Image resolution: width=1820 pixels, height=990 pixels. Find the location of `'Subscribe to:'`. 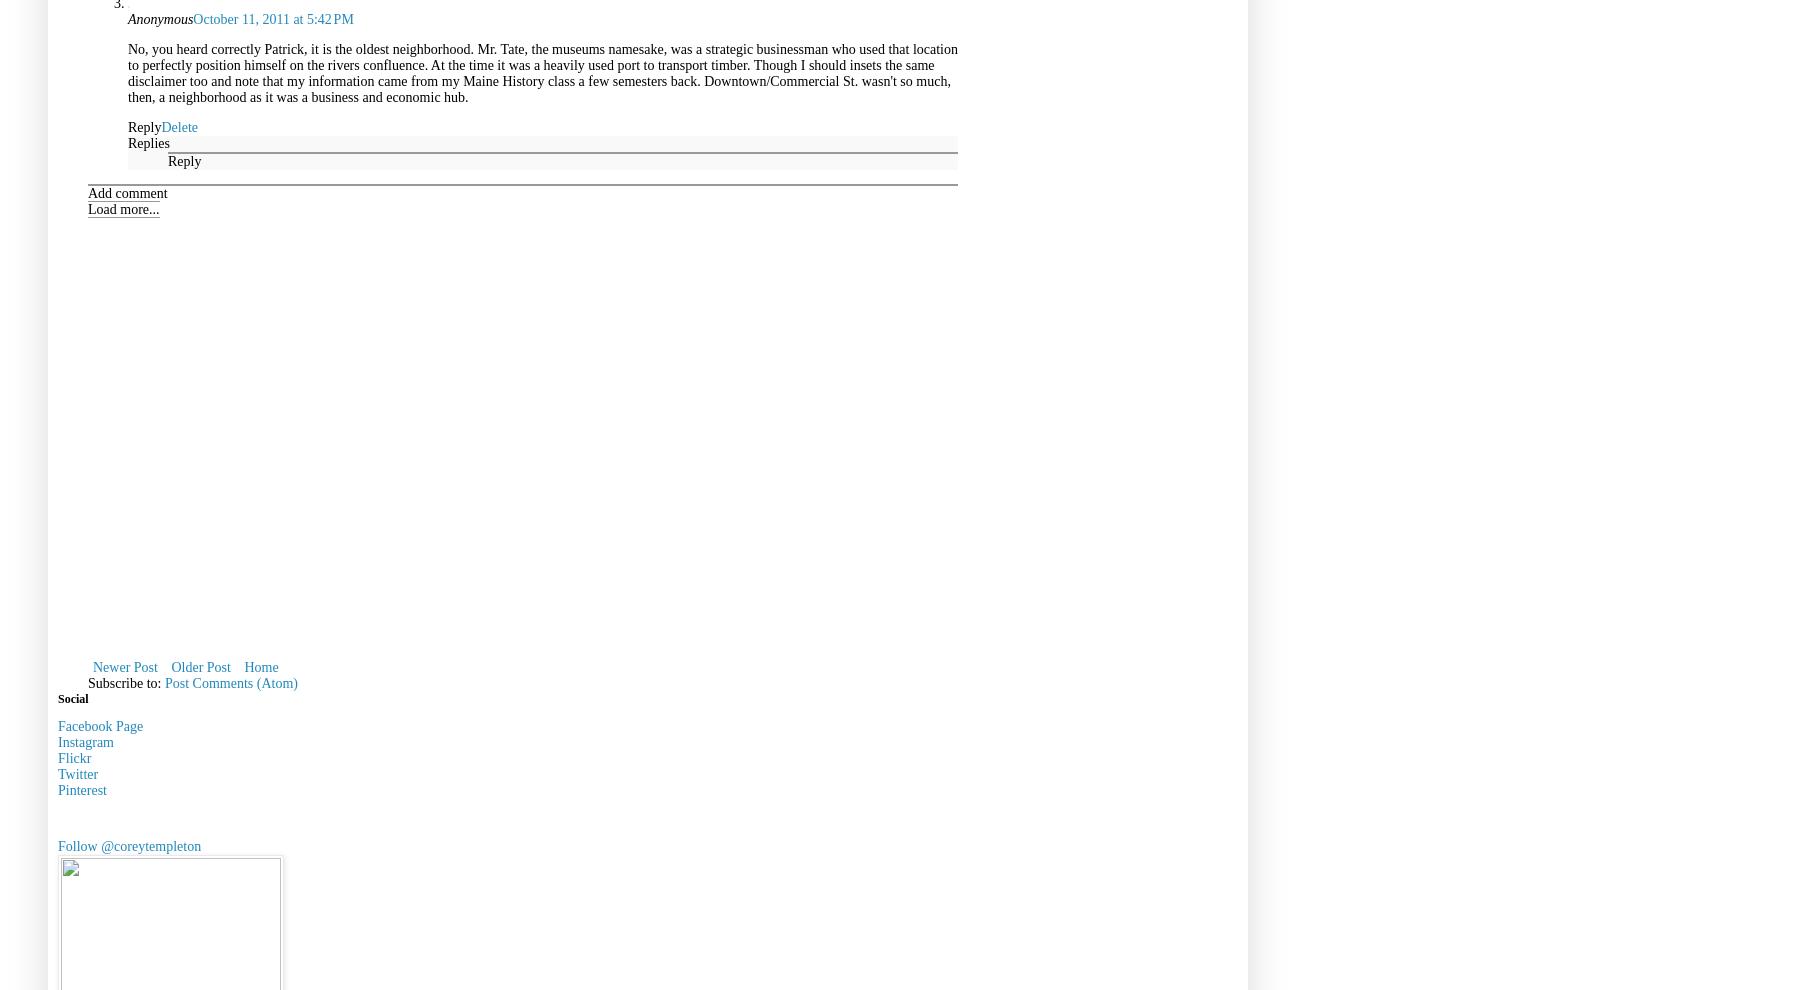

'Subscribe to:' is located at coordinates (126, 682).